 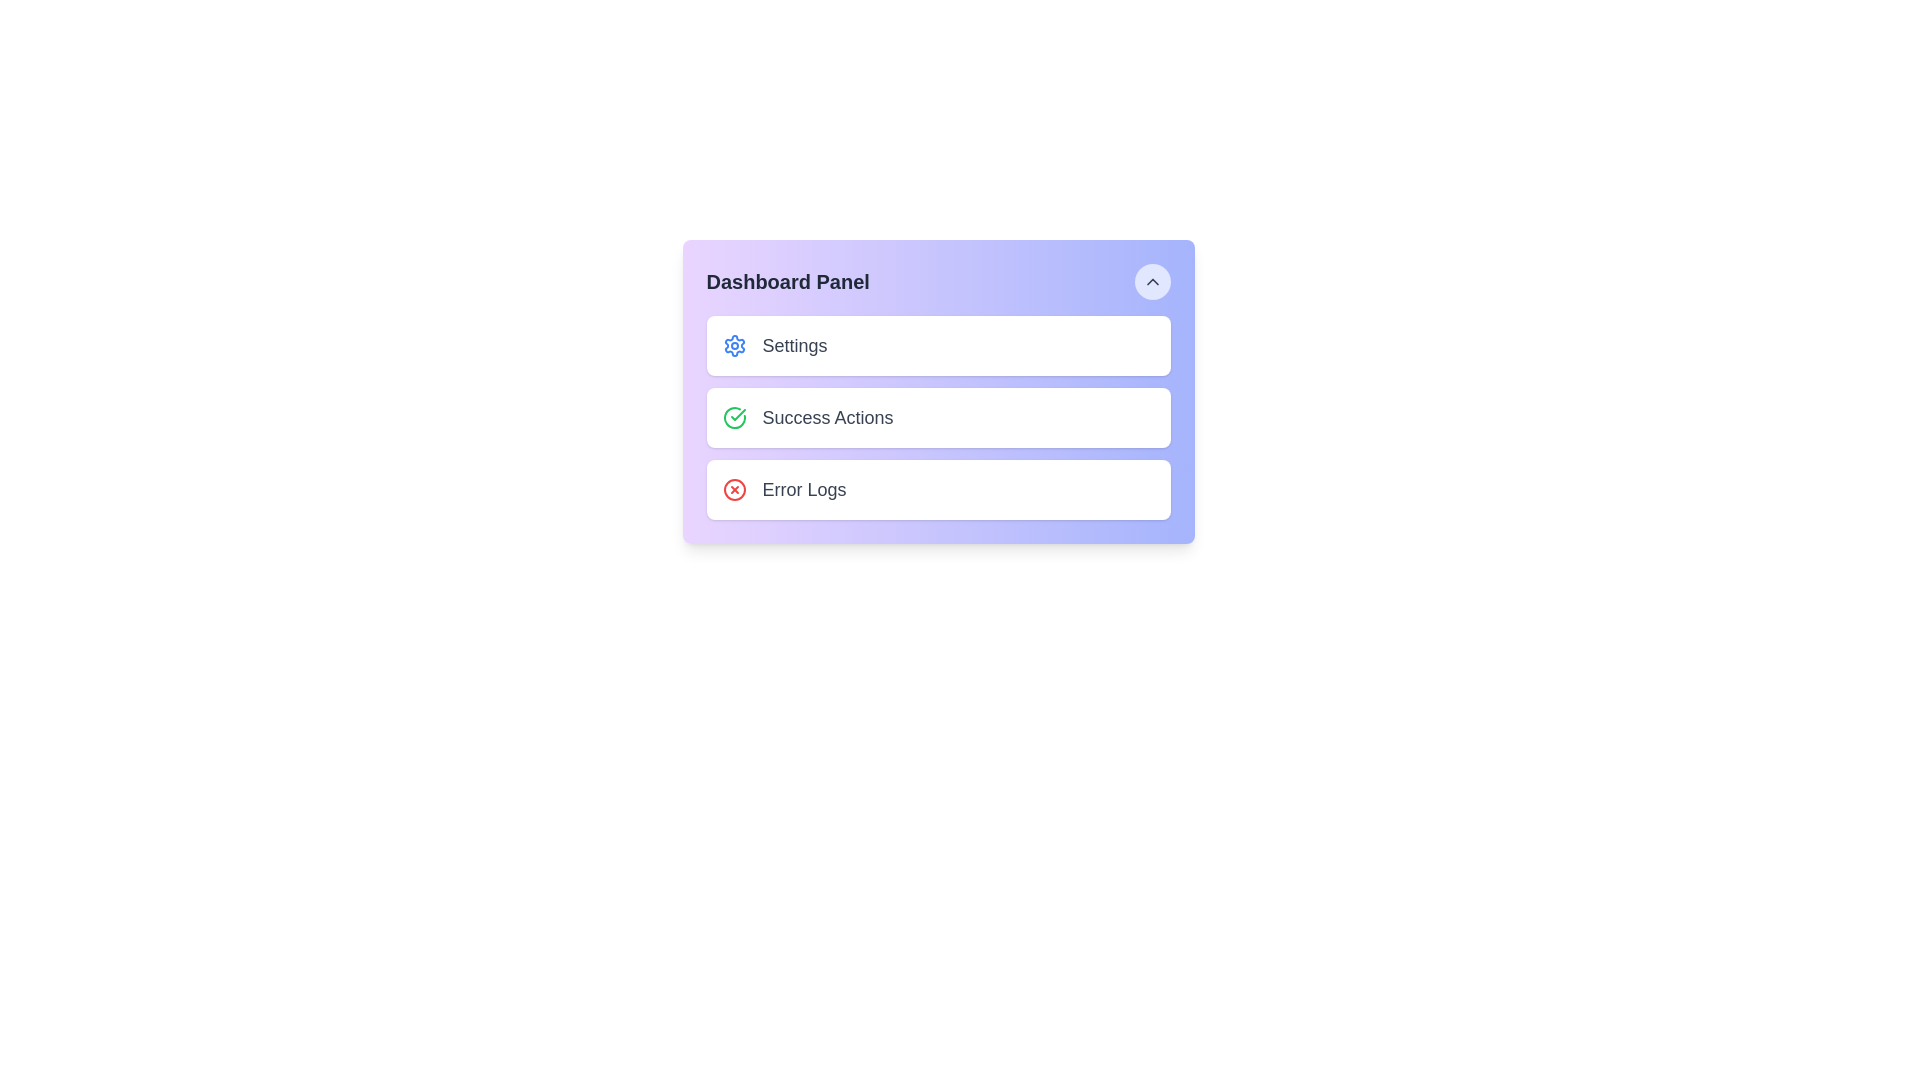 What do you see at coordinates (1152, 281) in the screenshot?
I see `the button located at the top-right corner of the 'Dashboard Panel' to enable accessibility navigation` at bounding box center [1152, 281].